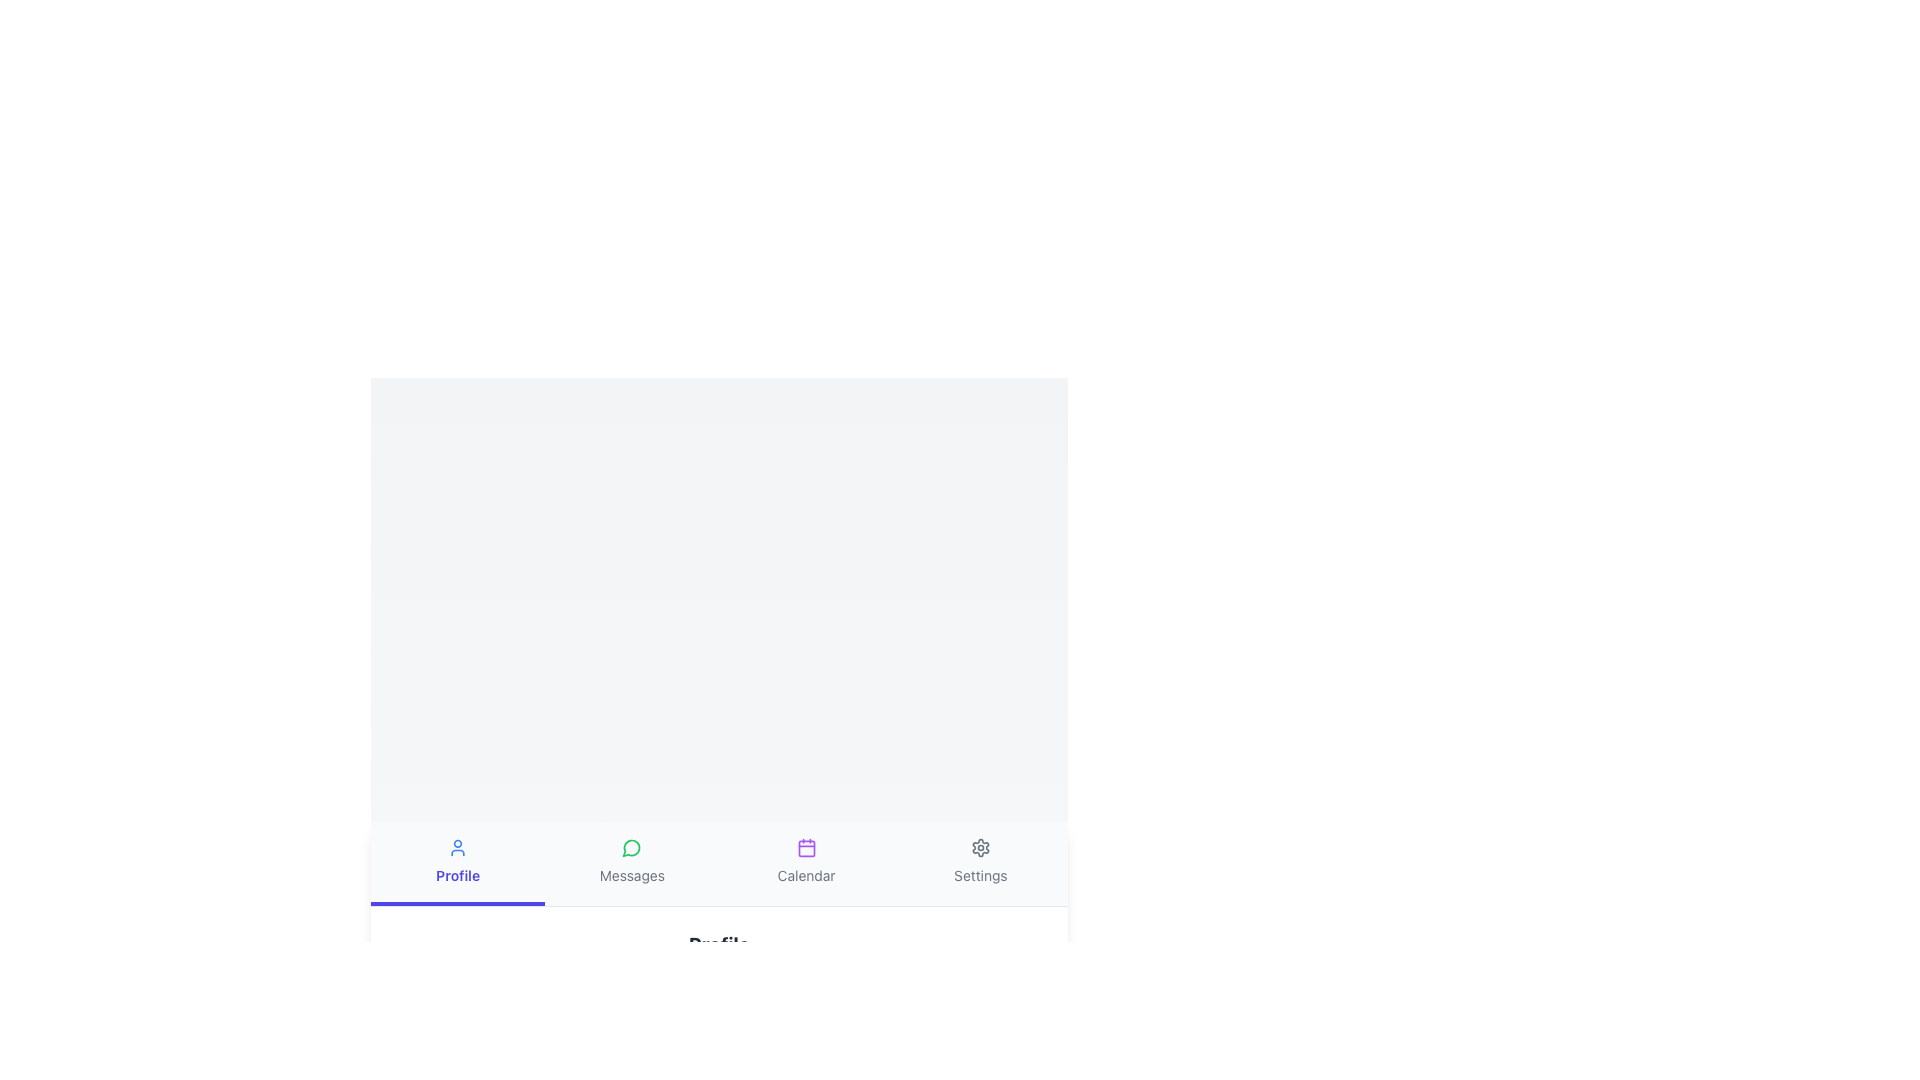  What do you see at coordinates (457, 862) in the screenshot?
I see `the navigation button located in the bottom navigation bar` at bounding box center [457, 862].